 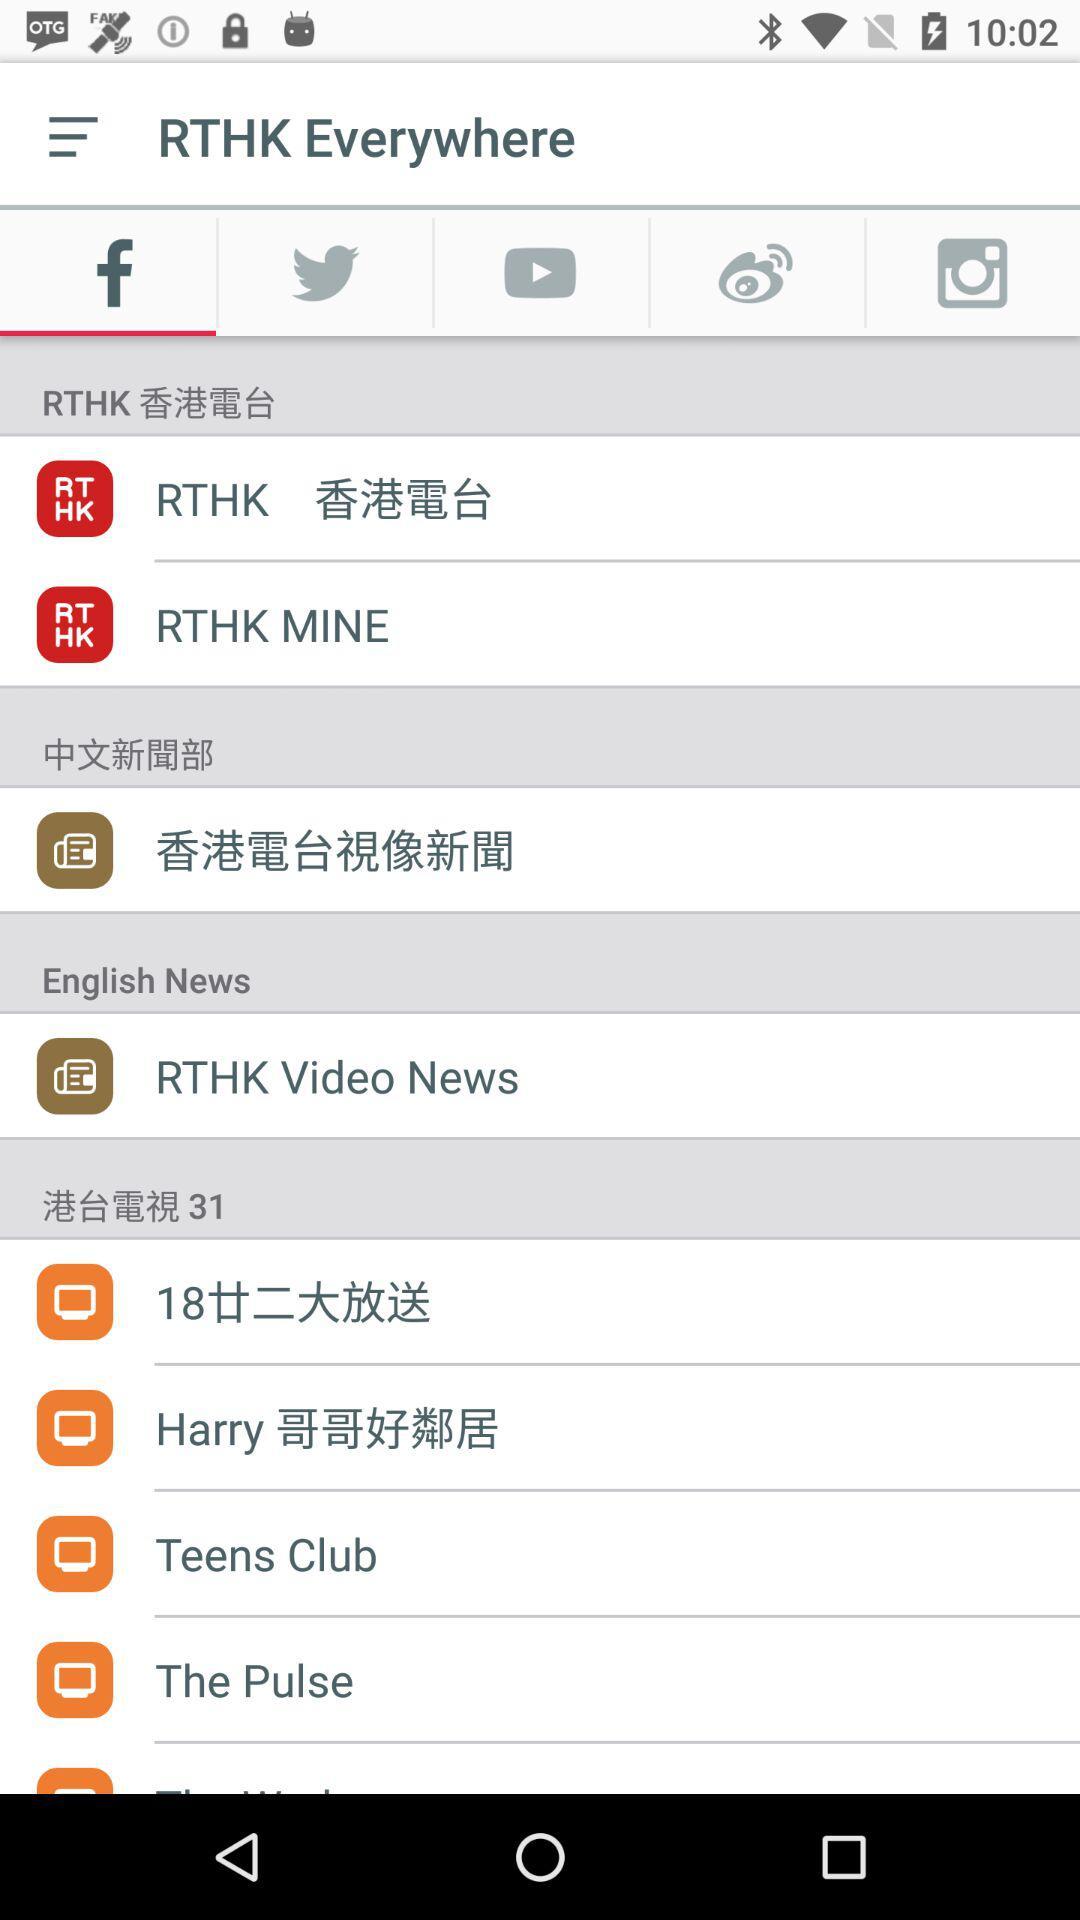 I want to click on the icon to the left of rthk everywhere item, so click(x=72, y=135).